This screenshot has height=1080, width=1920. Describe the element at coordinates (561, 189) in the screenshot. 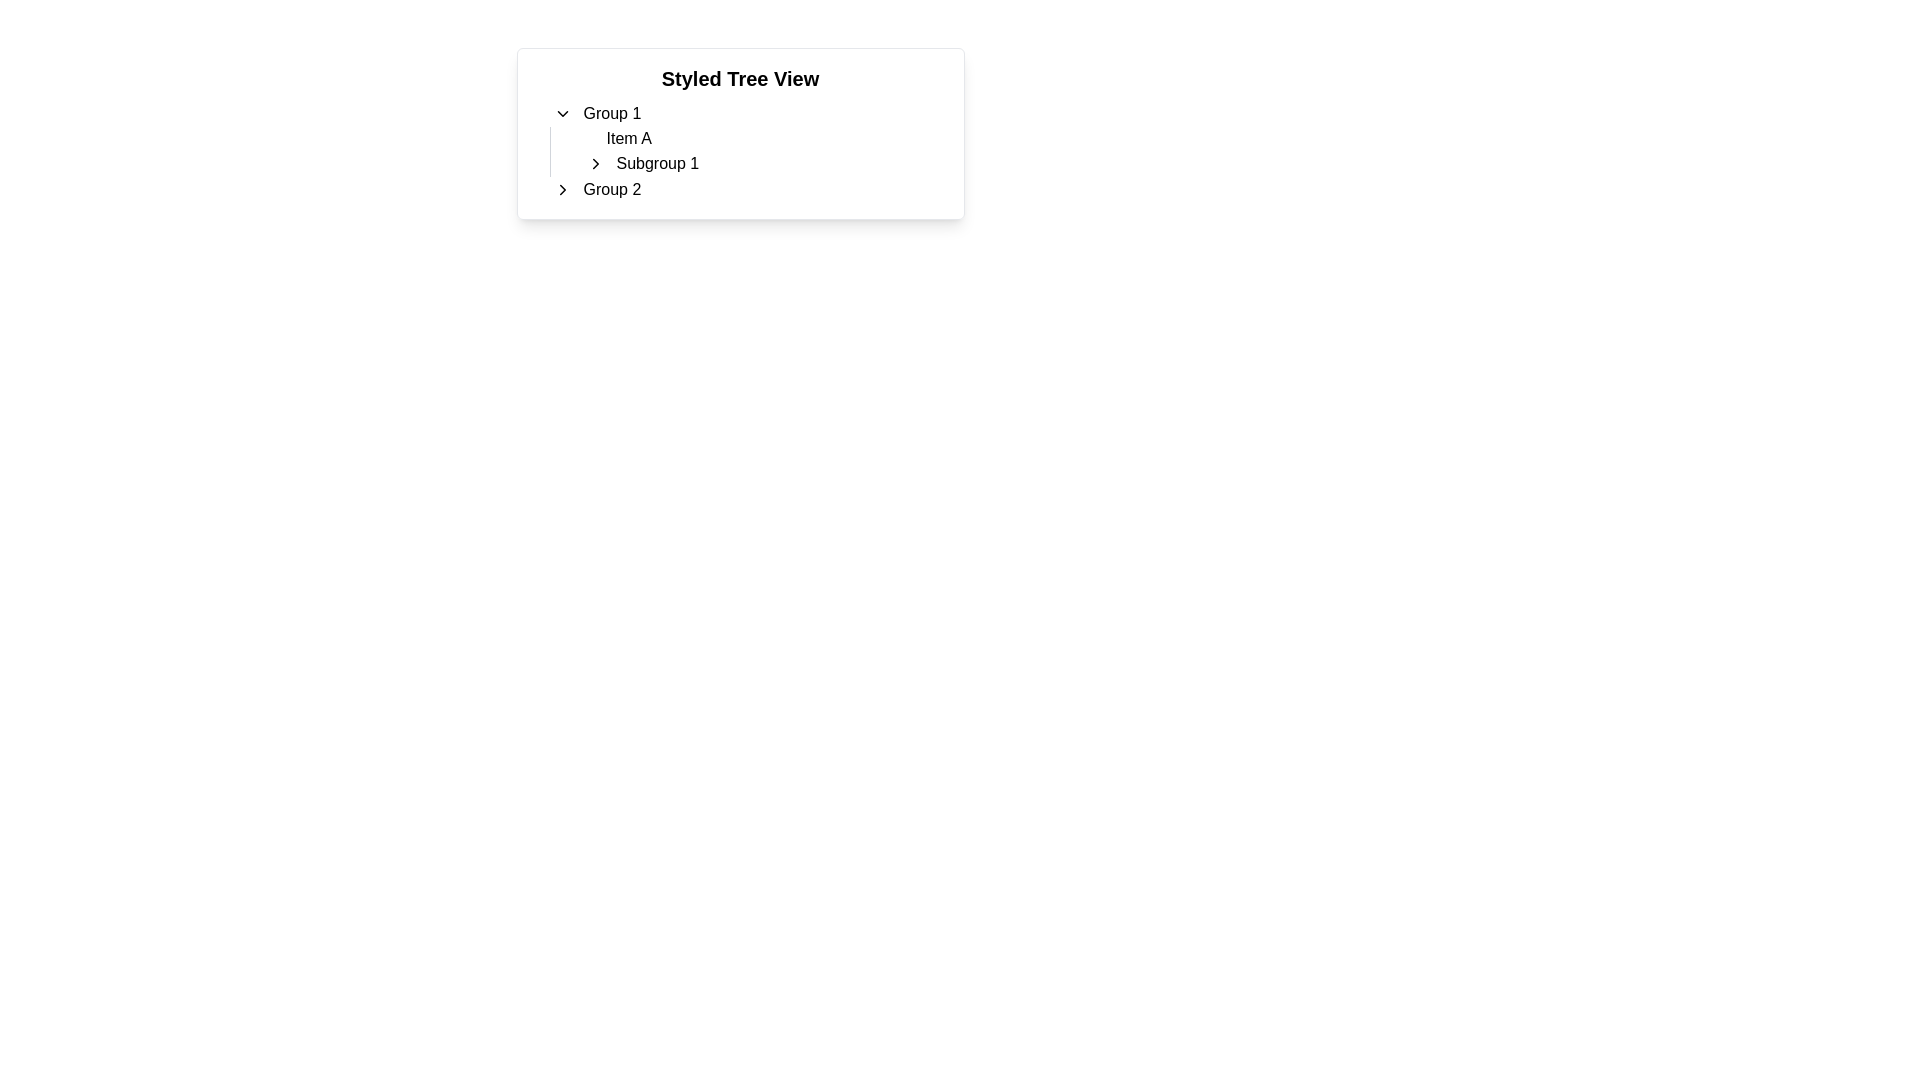

I see `the black chevron-shaped icon pointing to the right, located immediately to the left of the text label 'Group 2' in the tree view structure` at that location.